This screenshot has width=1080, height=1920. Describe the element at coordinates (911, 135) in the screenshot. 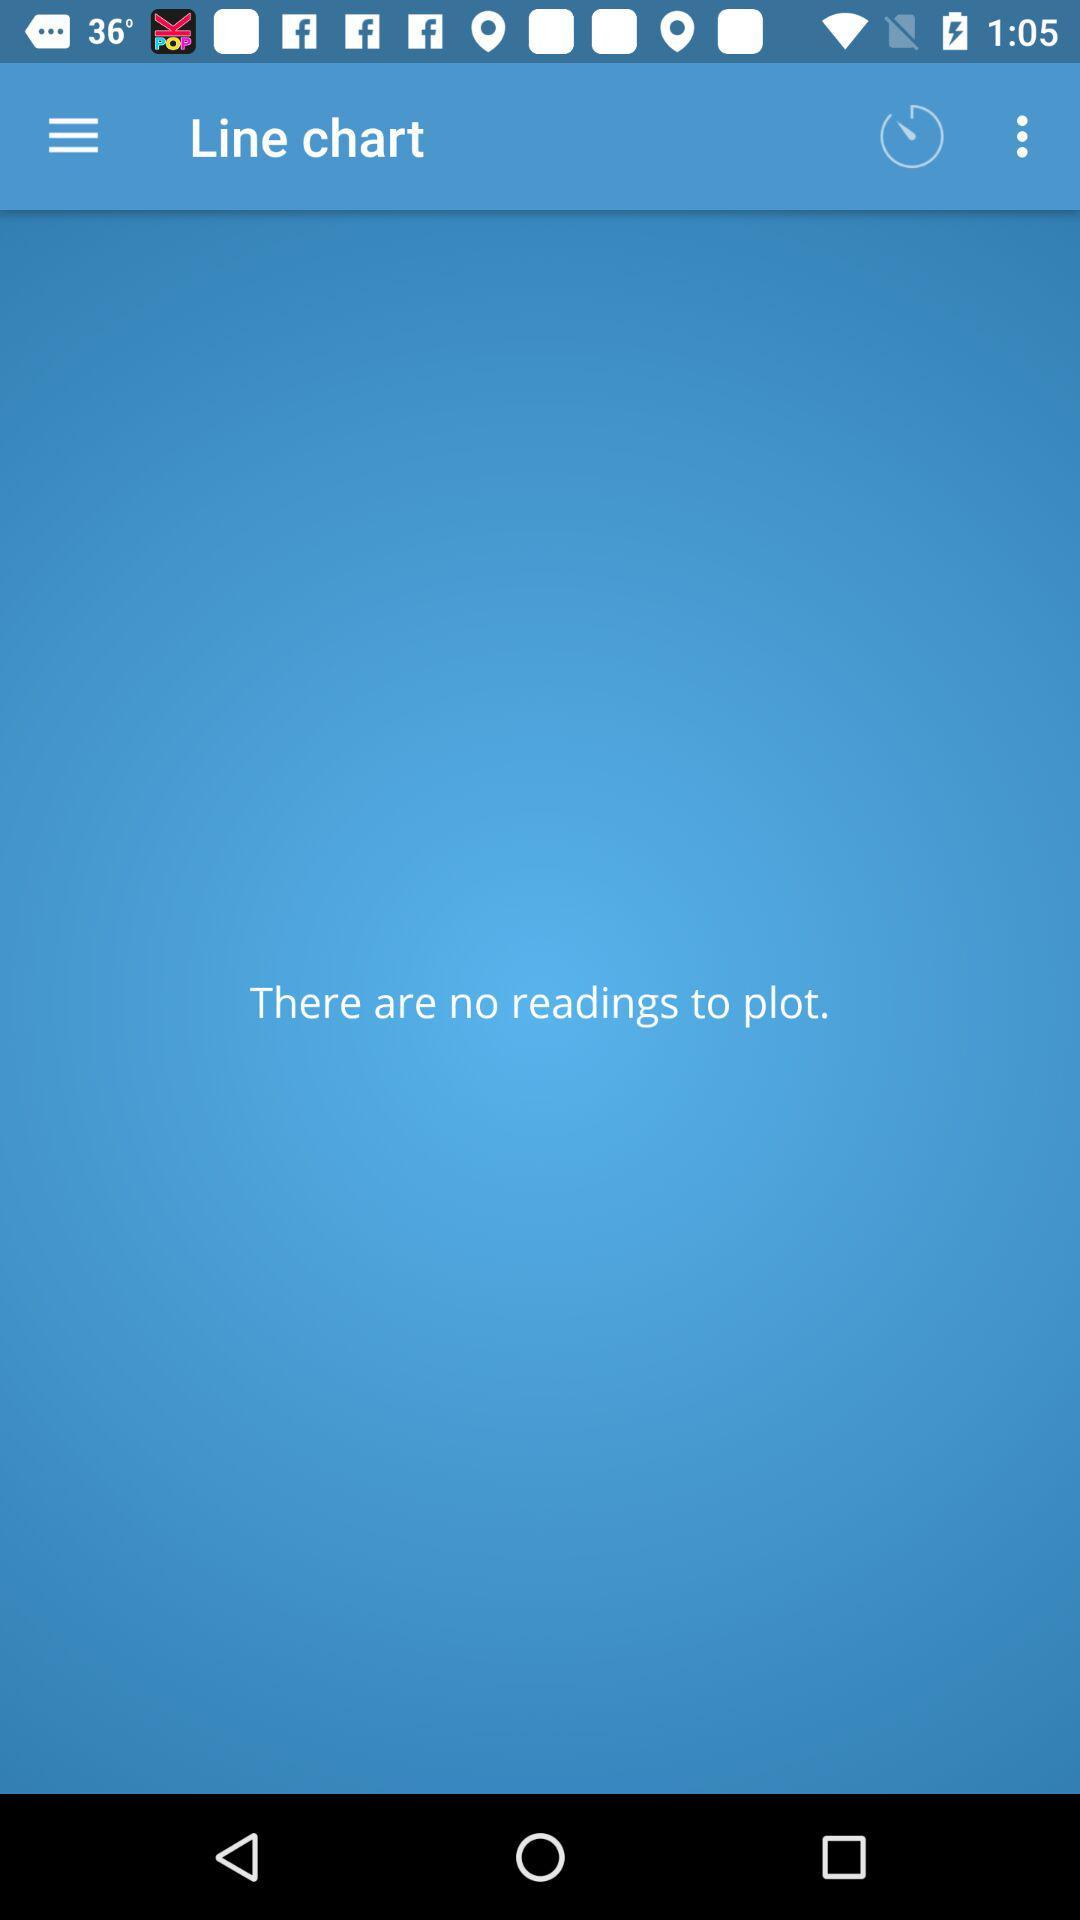

I see `icon next to the line chart` at that location.